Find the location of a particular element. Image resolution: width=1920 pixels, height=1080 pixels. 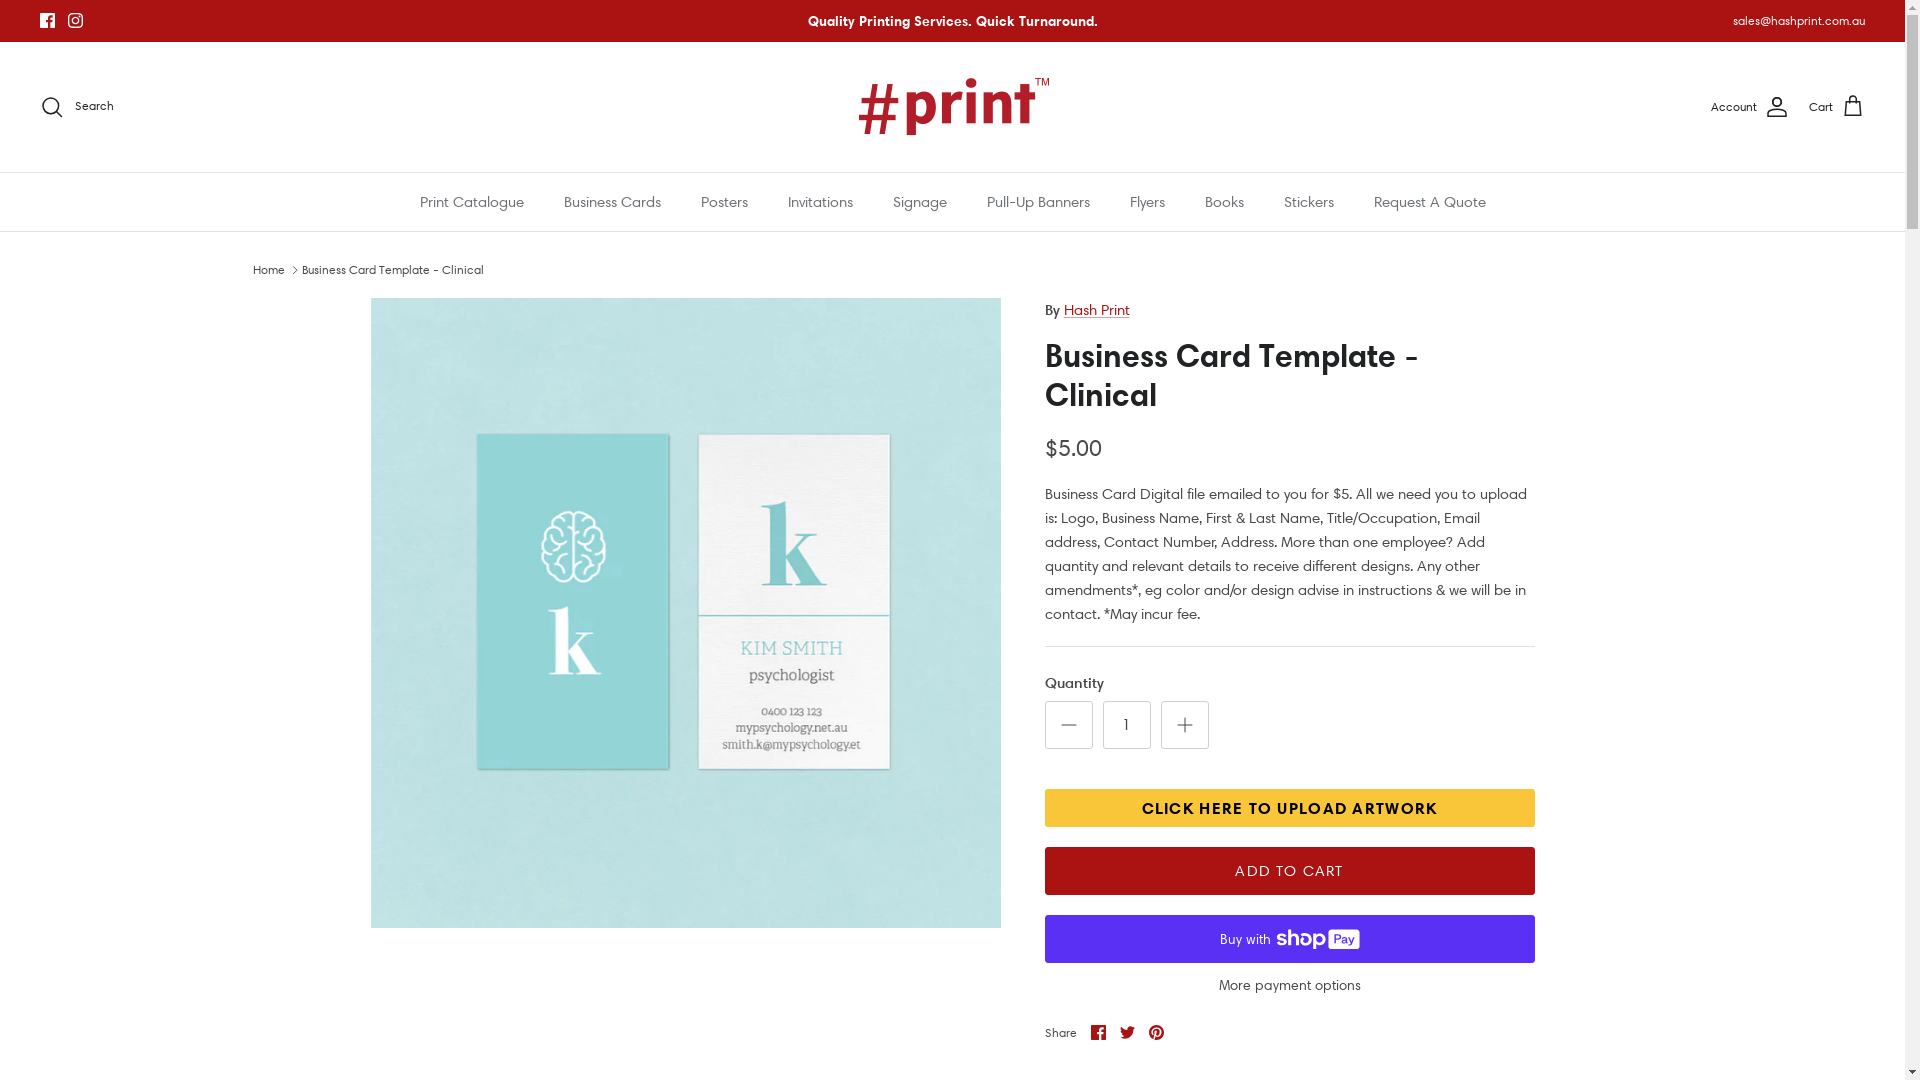

'Cart' is located at coordinates (1837, 107).